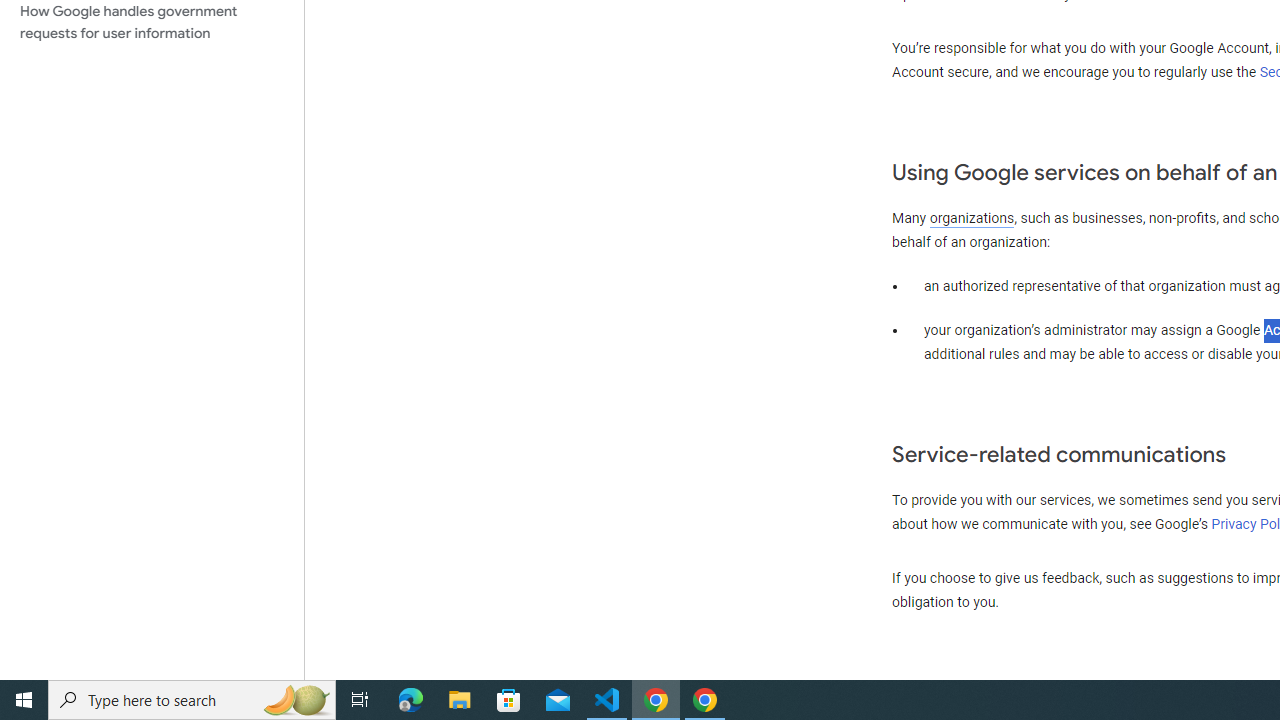 This screenshot has width=1280, height=720. I want to click on 'organizations', so click(972, 218).